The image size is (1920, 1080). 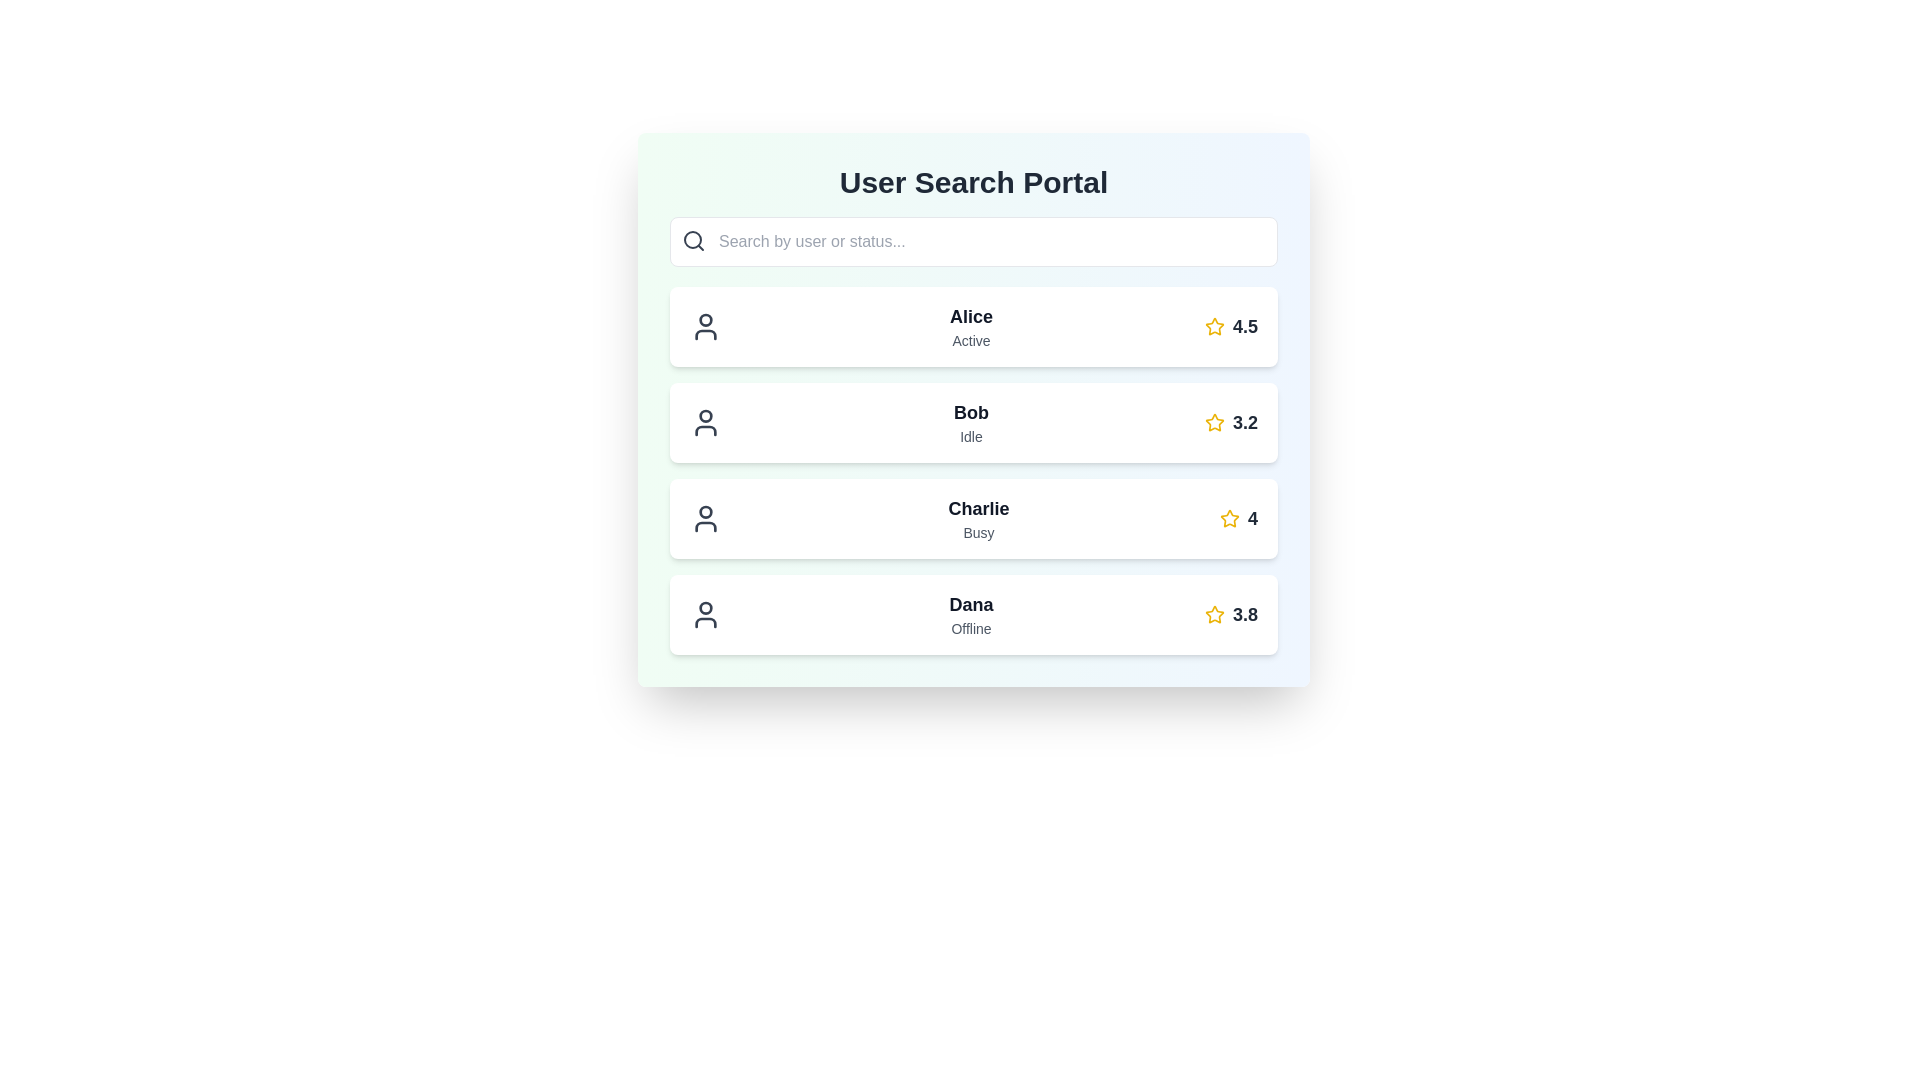 I want to click on the text label indicating the name of the corresponding user in the third row of the user list, so click(x=979, y=508).